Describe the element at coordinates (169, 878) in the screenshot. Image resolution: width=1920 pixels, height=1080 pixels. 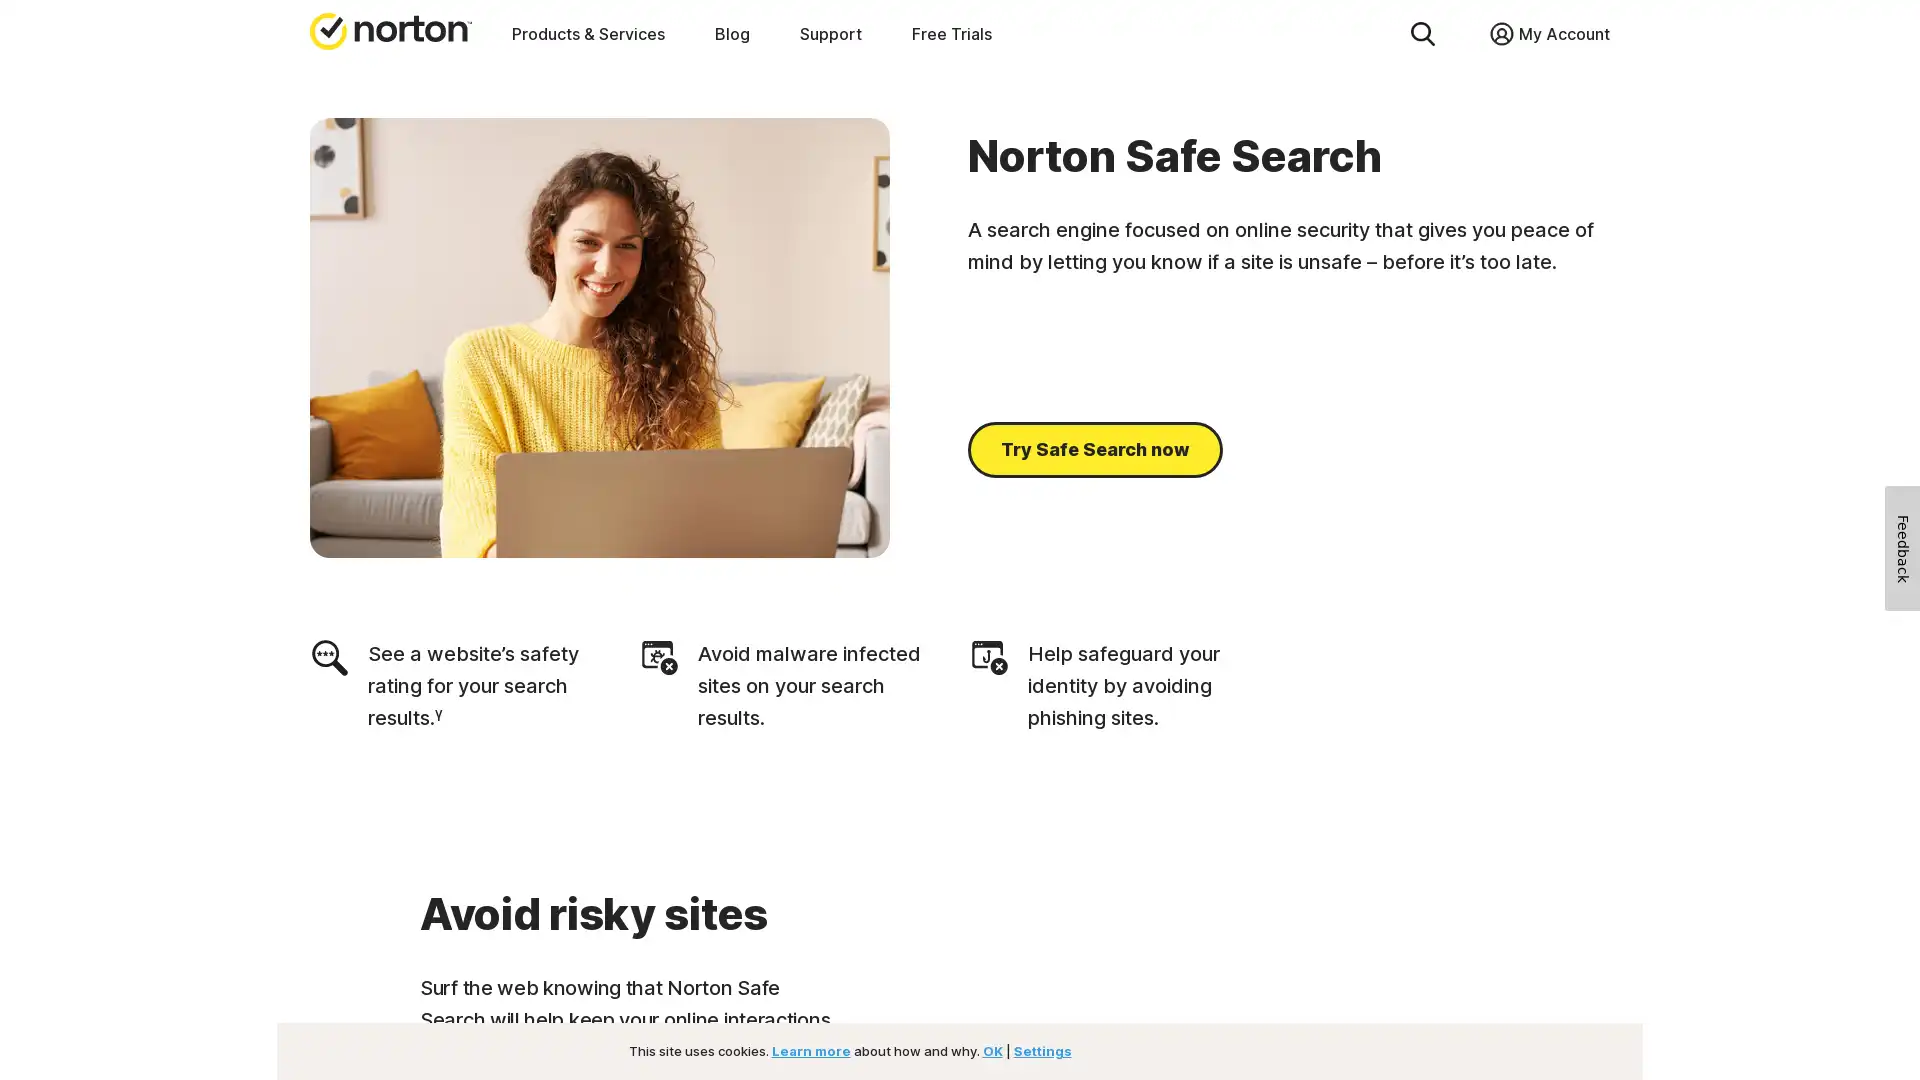
I see `No Thanks` at that location.